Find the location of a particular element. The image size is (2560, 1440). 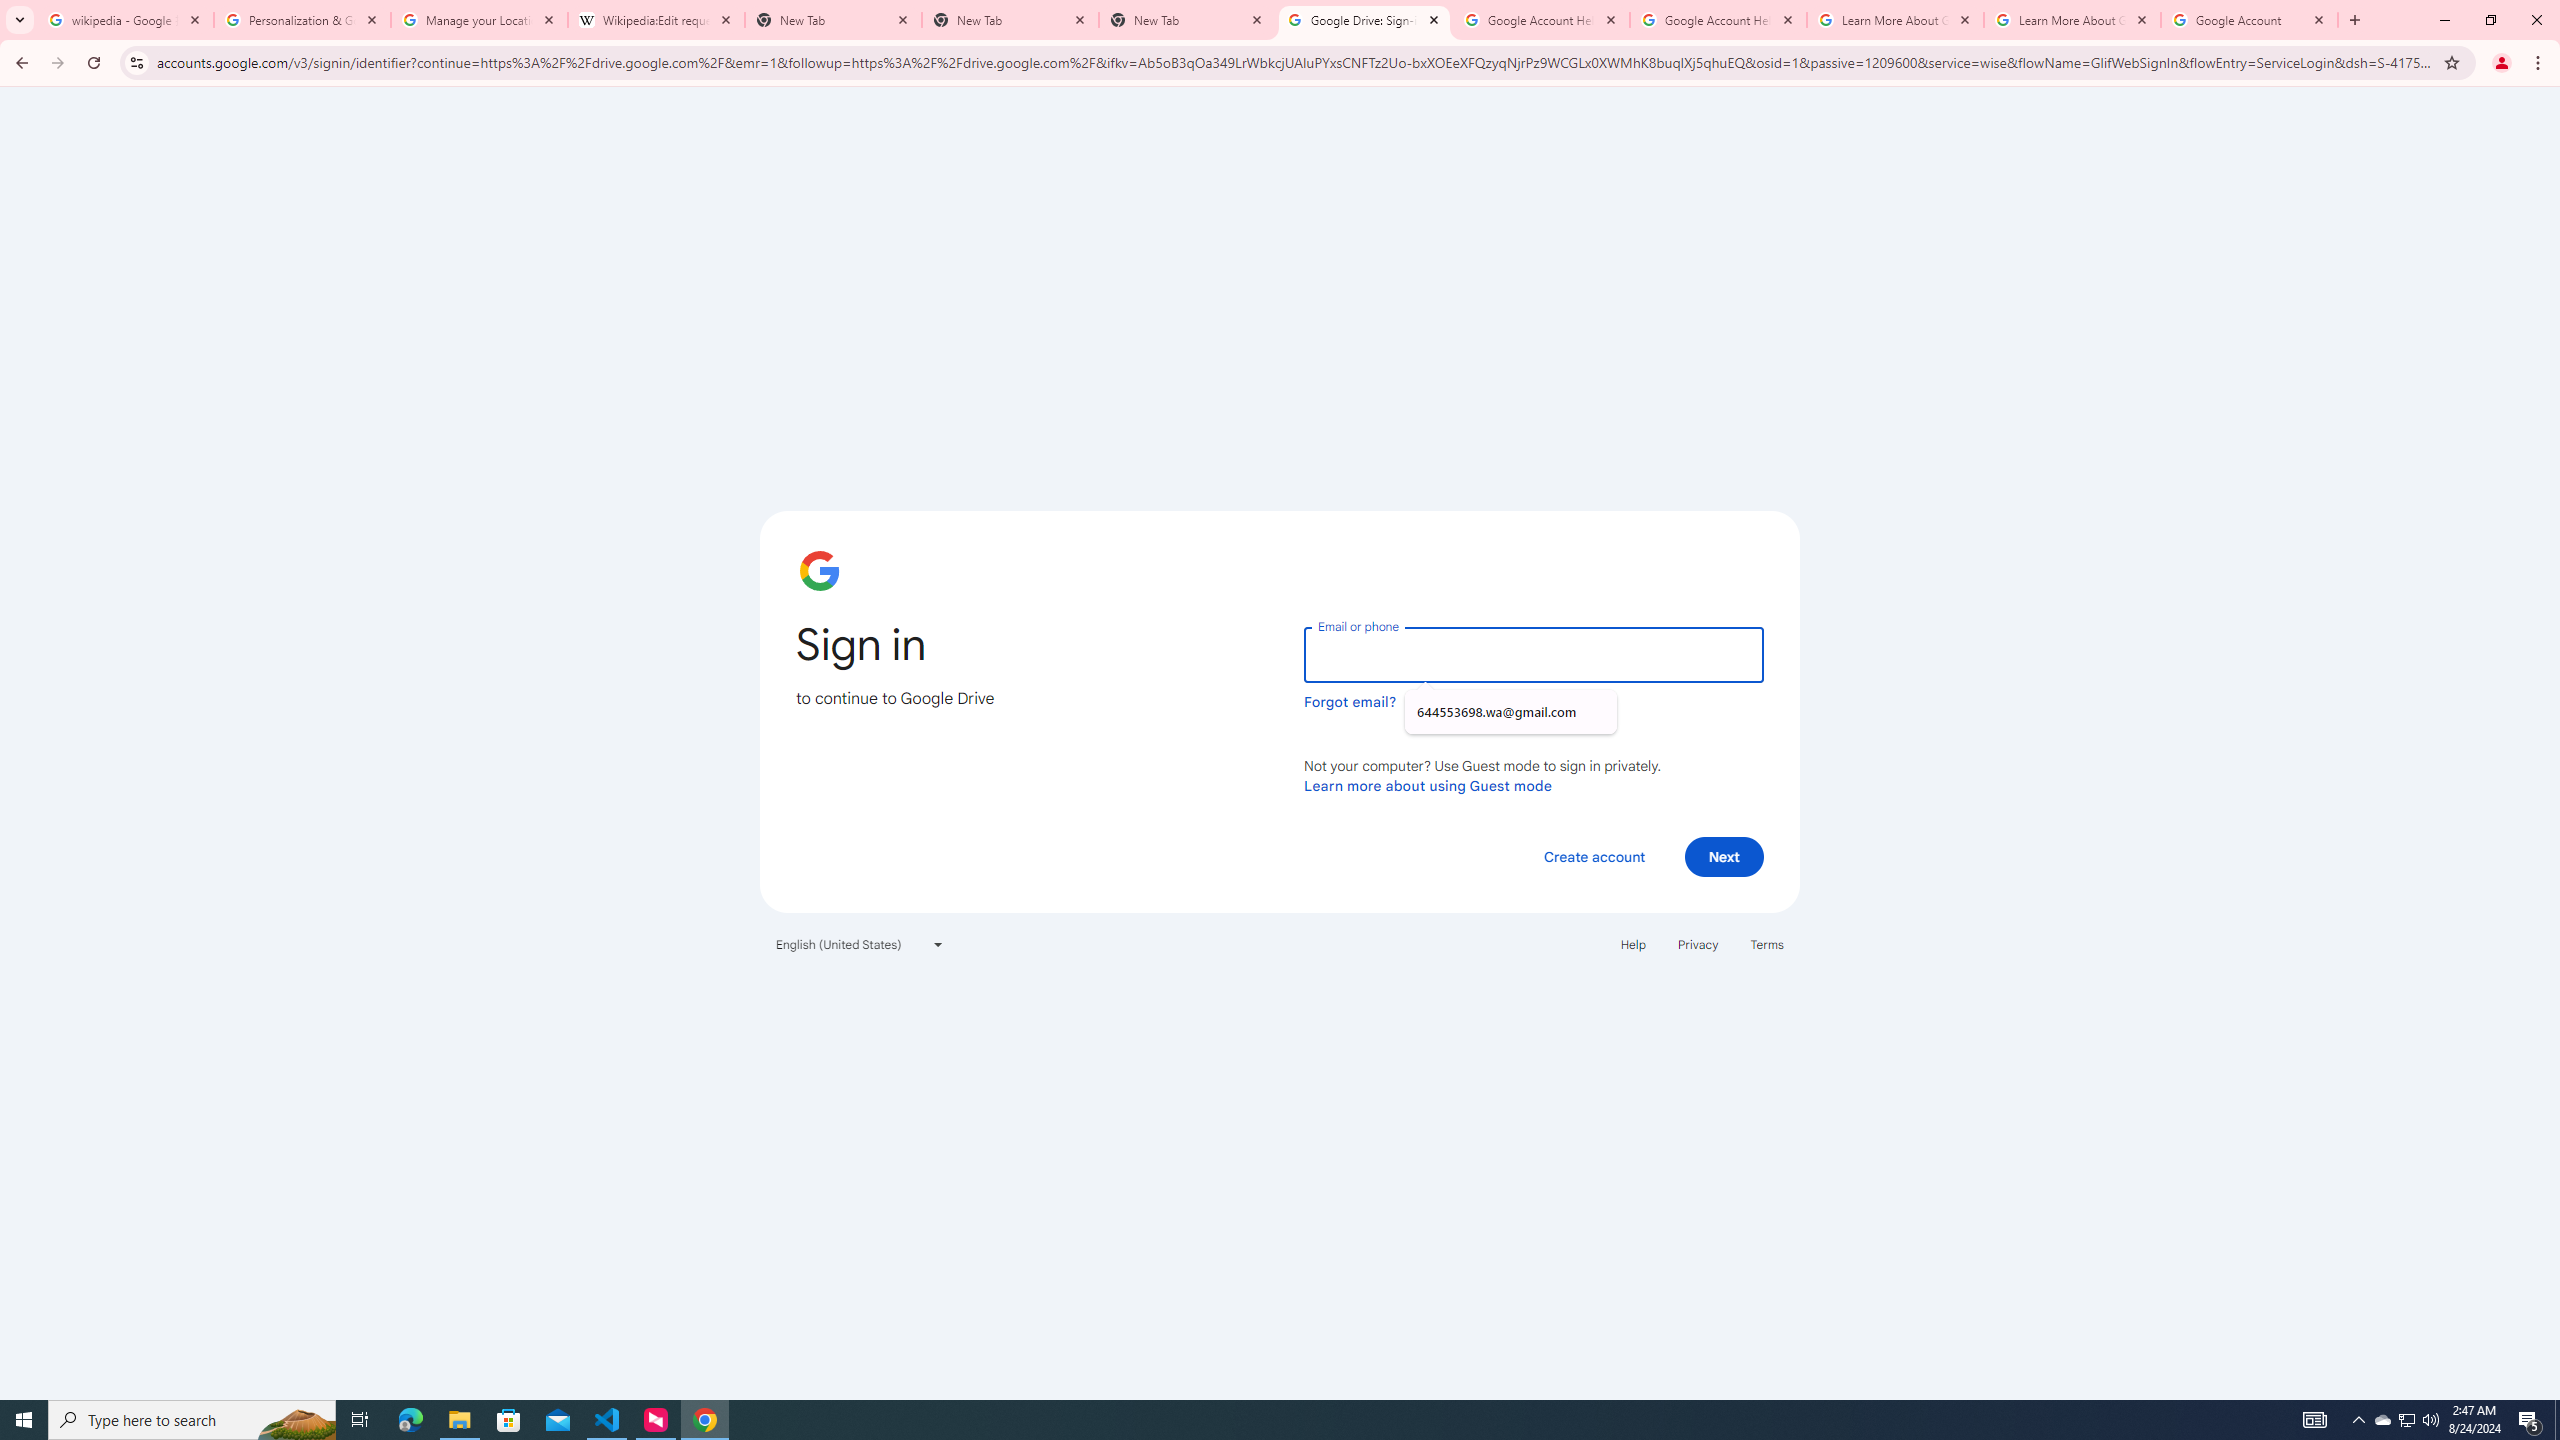

'644553698.wa@gmail.com' is located at coordinates (1509, 712).